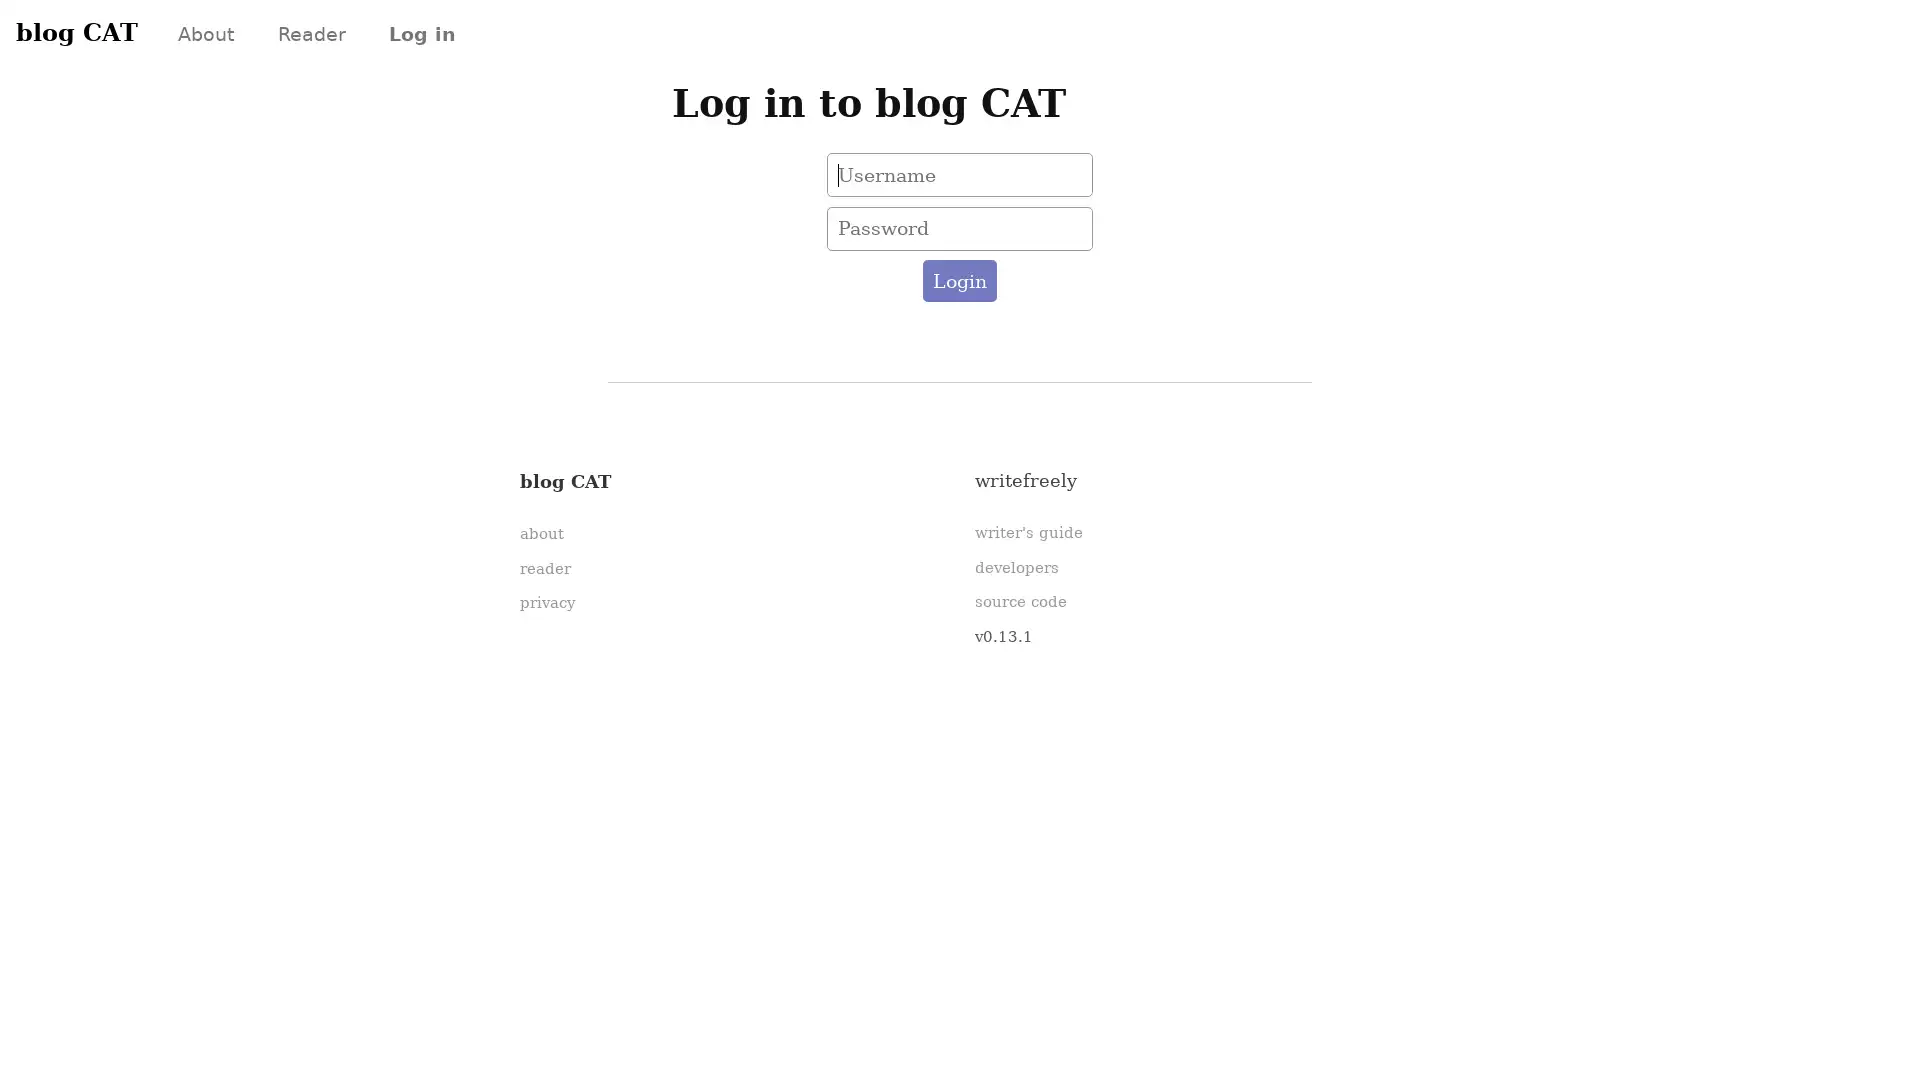  I want to click on Login, so click(958, 281).